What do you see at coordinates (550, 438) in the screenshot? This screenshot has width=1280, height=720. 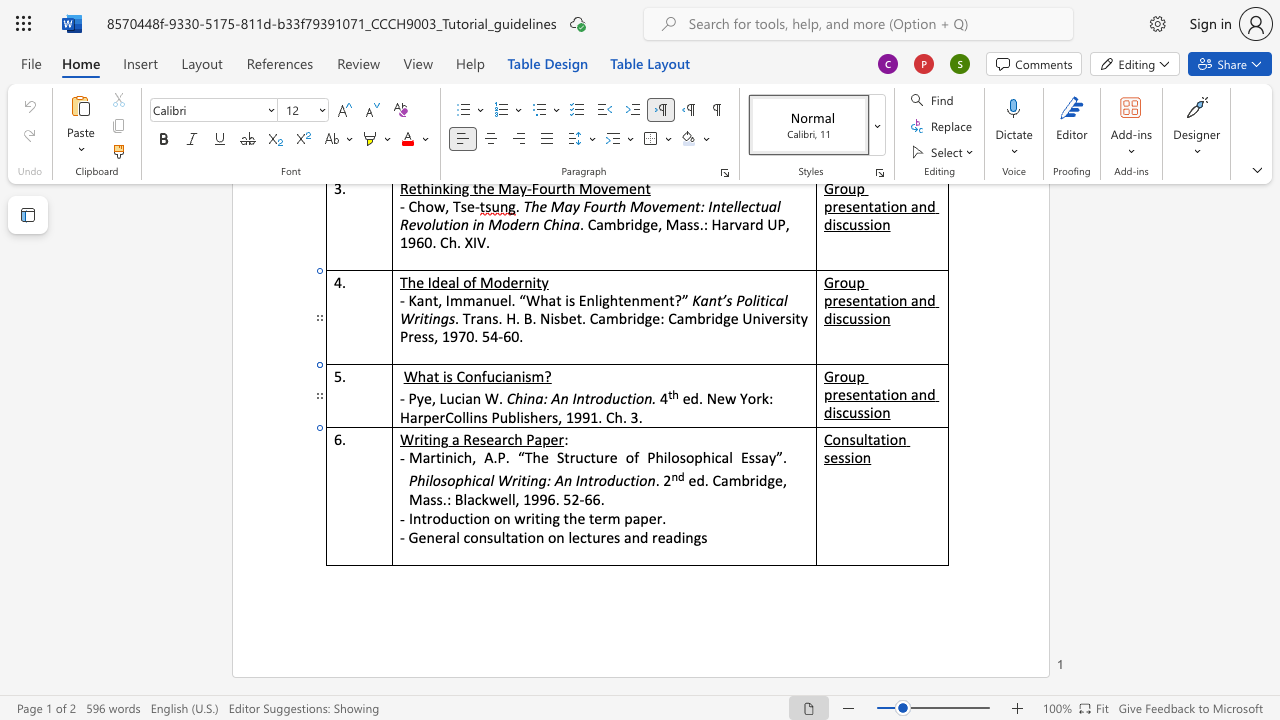 I see `the space between the continuous character "p" and "e" in the text` at bounding box center [550, 438].